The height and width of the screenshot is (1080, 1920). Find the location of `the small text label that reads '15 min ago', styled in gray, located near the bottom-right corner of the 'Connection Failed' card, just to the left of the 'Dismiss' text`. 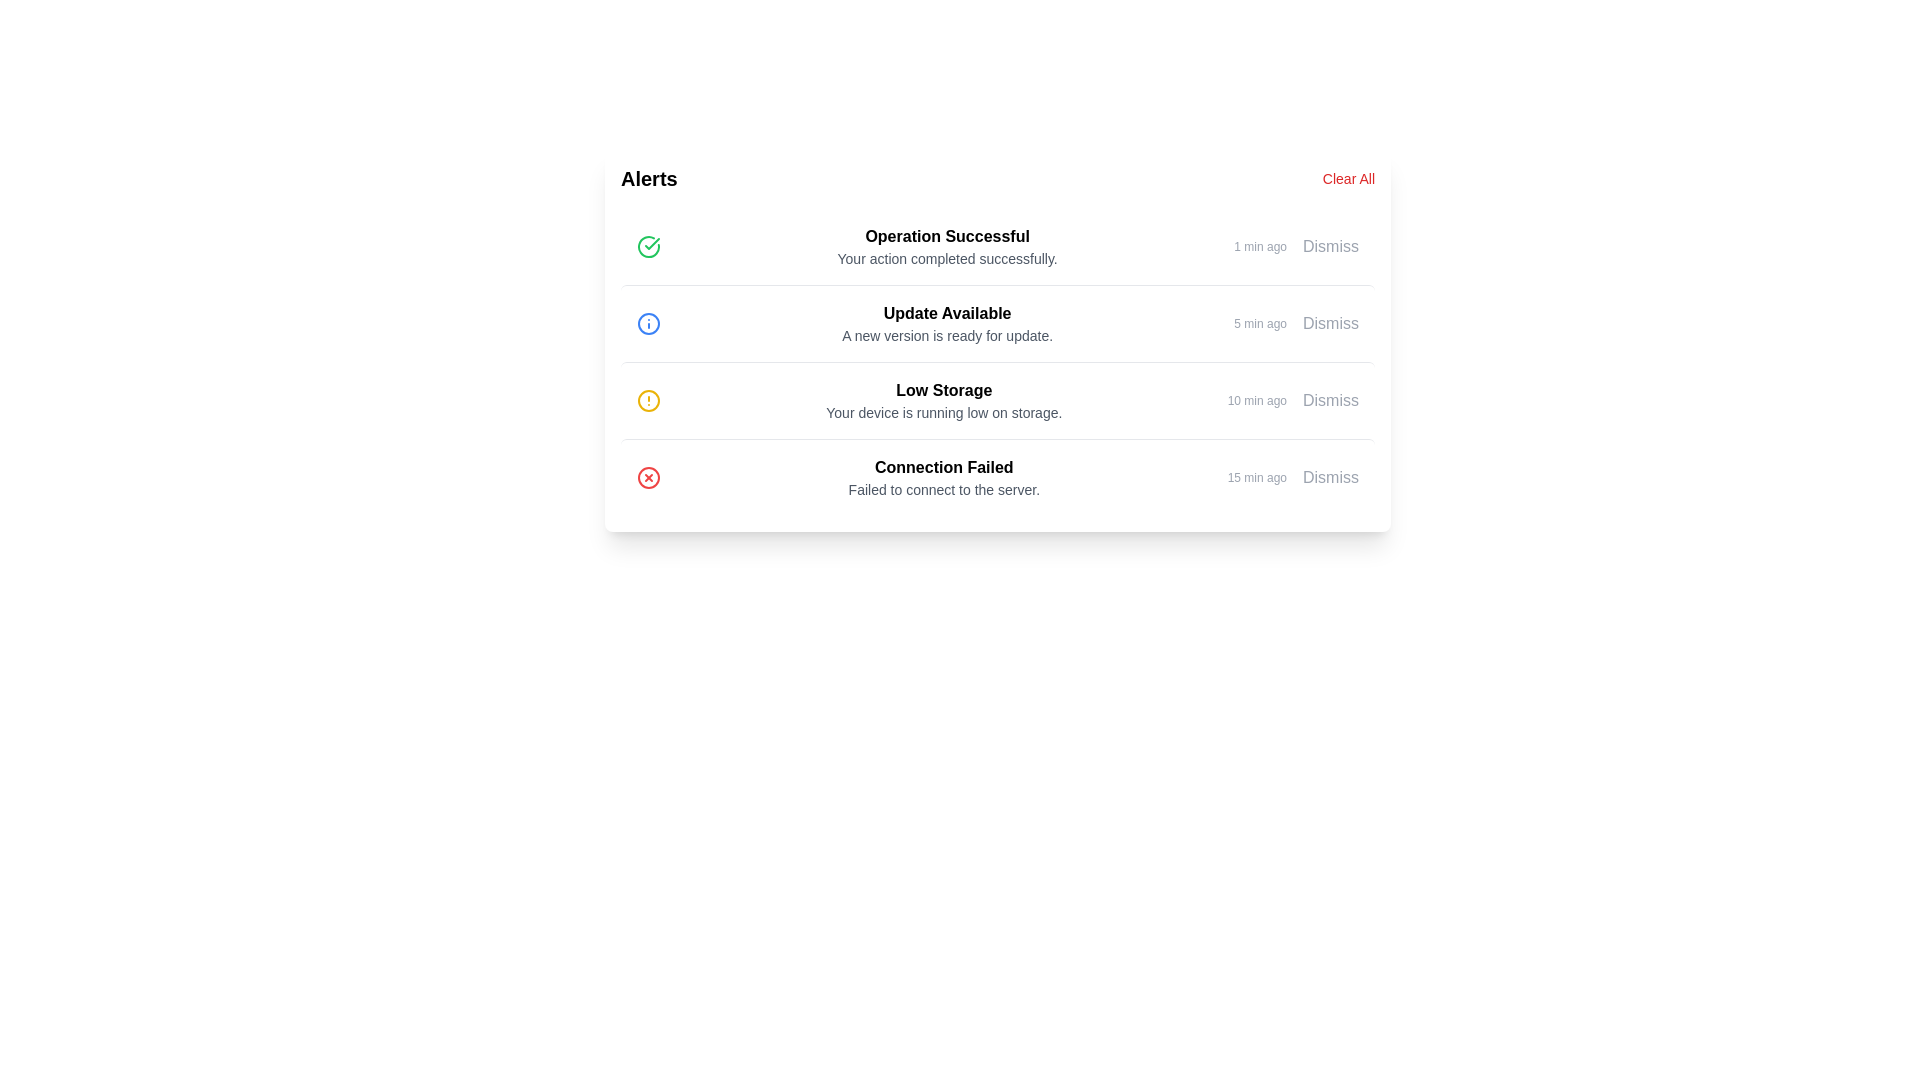

the small text label that reads '15 min ago', styled in gray, located near the bottom-right corner of the 'Connection Failed' card, just to the left of the 'Dismiss' text is located at coordinates (1256, 478).